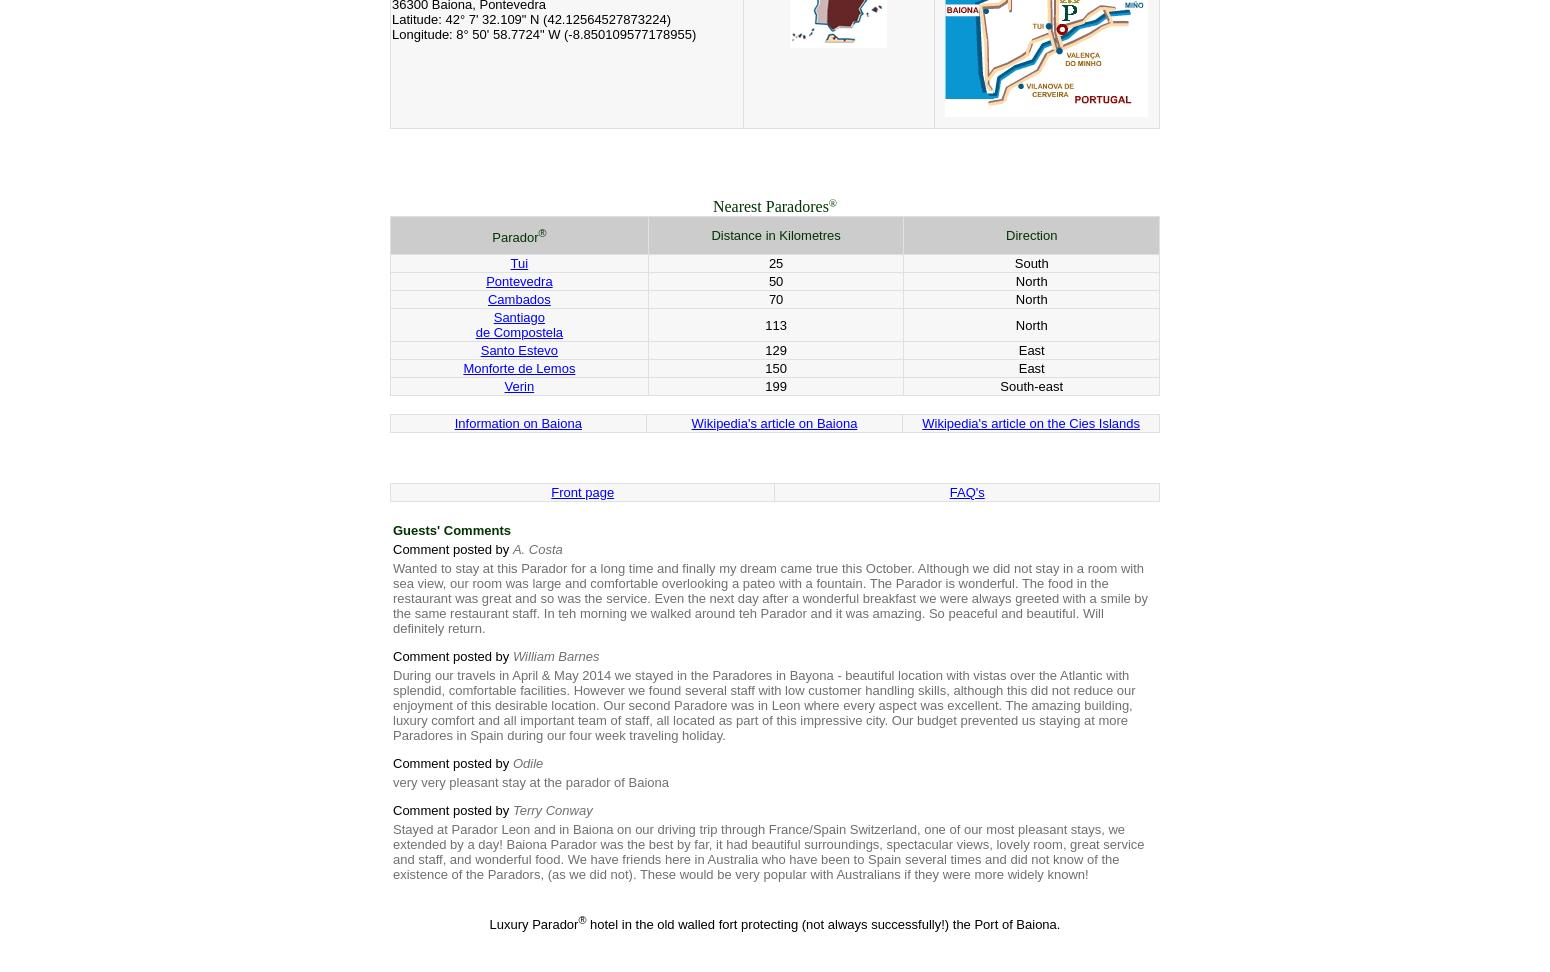 Image resolution: width=1550 pixels, height=972 pixels. What do you see at coordinates (451, 530) in the screenshot?
I see `'Guests' Comments'` at bounding box center [451, 530].